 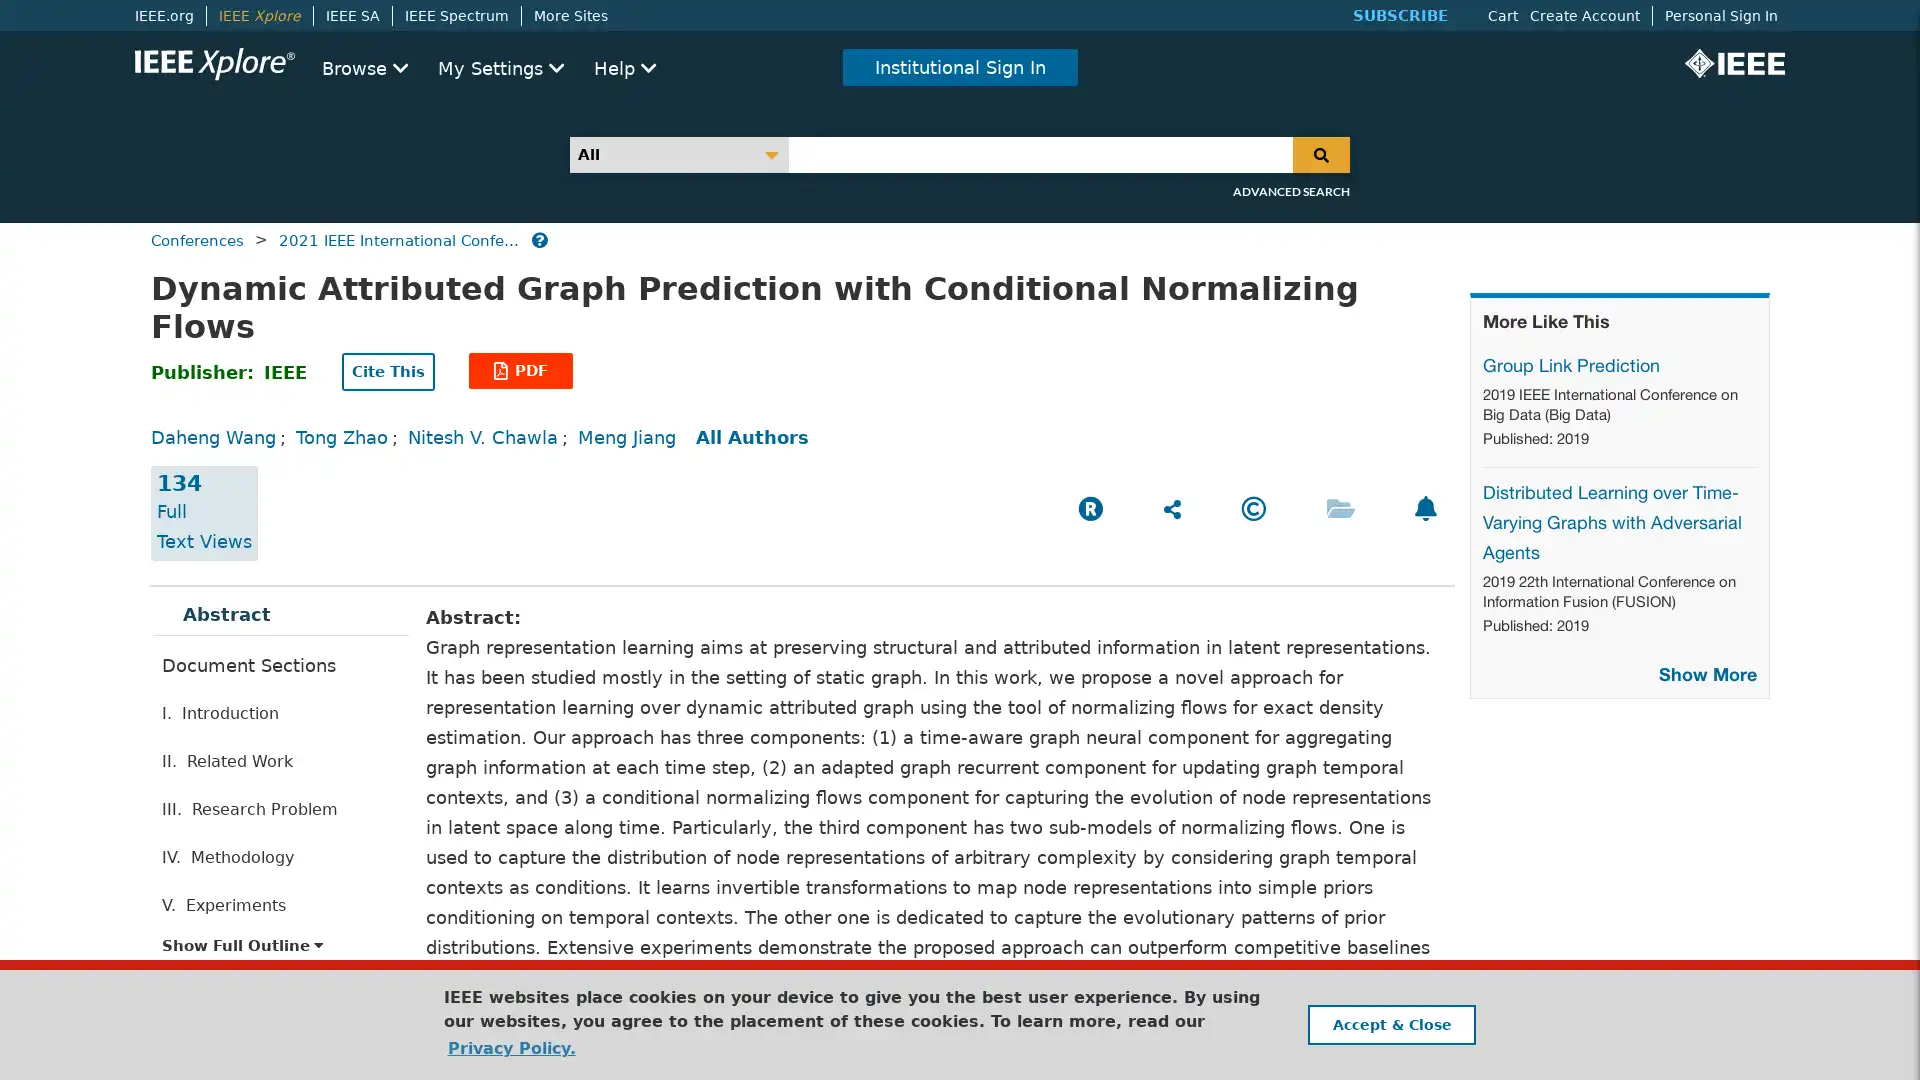 I want to click on Cite This, so click(x=388, y=371).